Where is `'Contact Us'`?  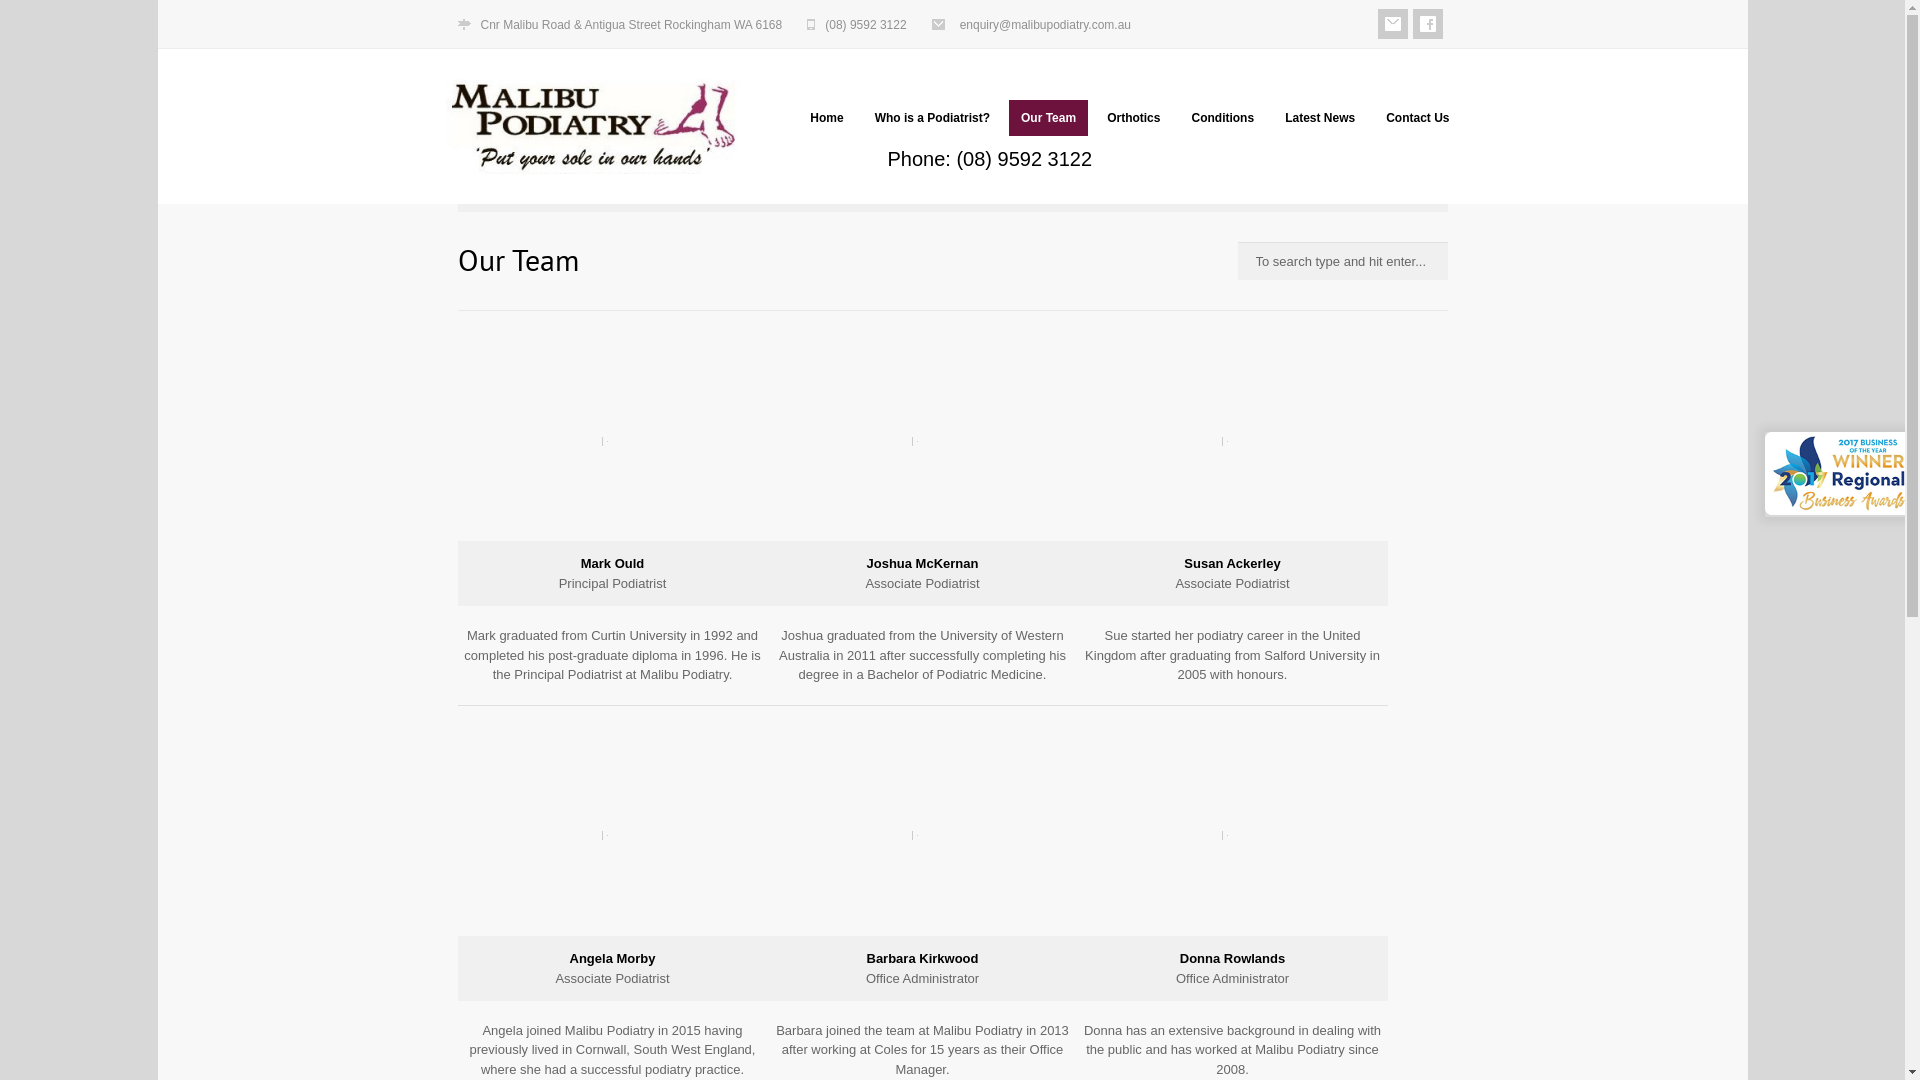 'Contact Us' is located at coordinates (1416, 118).